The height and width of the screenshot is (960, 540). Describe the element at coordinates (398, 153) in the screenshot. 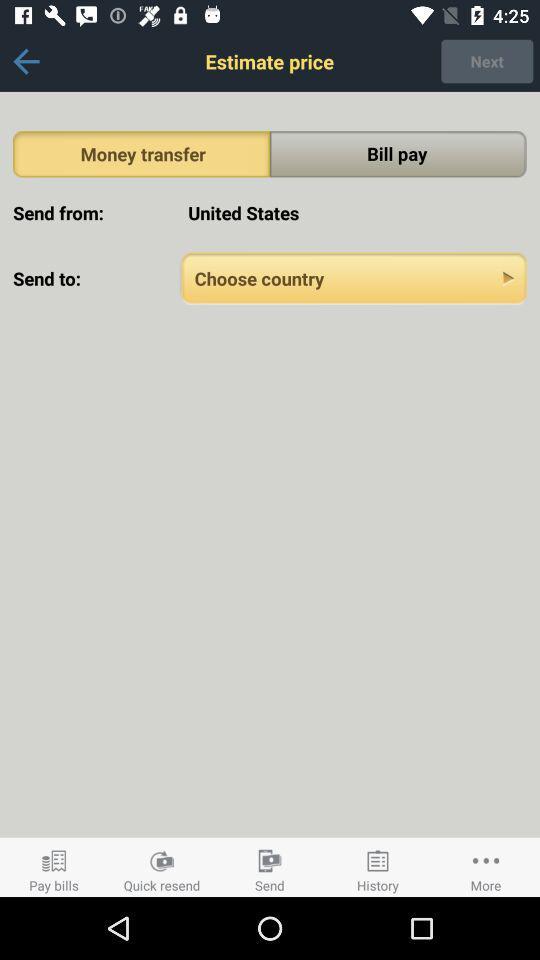

I see `the icon to the right of money transfer item` at that location.